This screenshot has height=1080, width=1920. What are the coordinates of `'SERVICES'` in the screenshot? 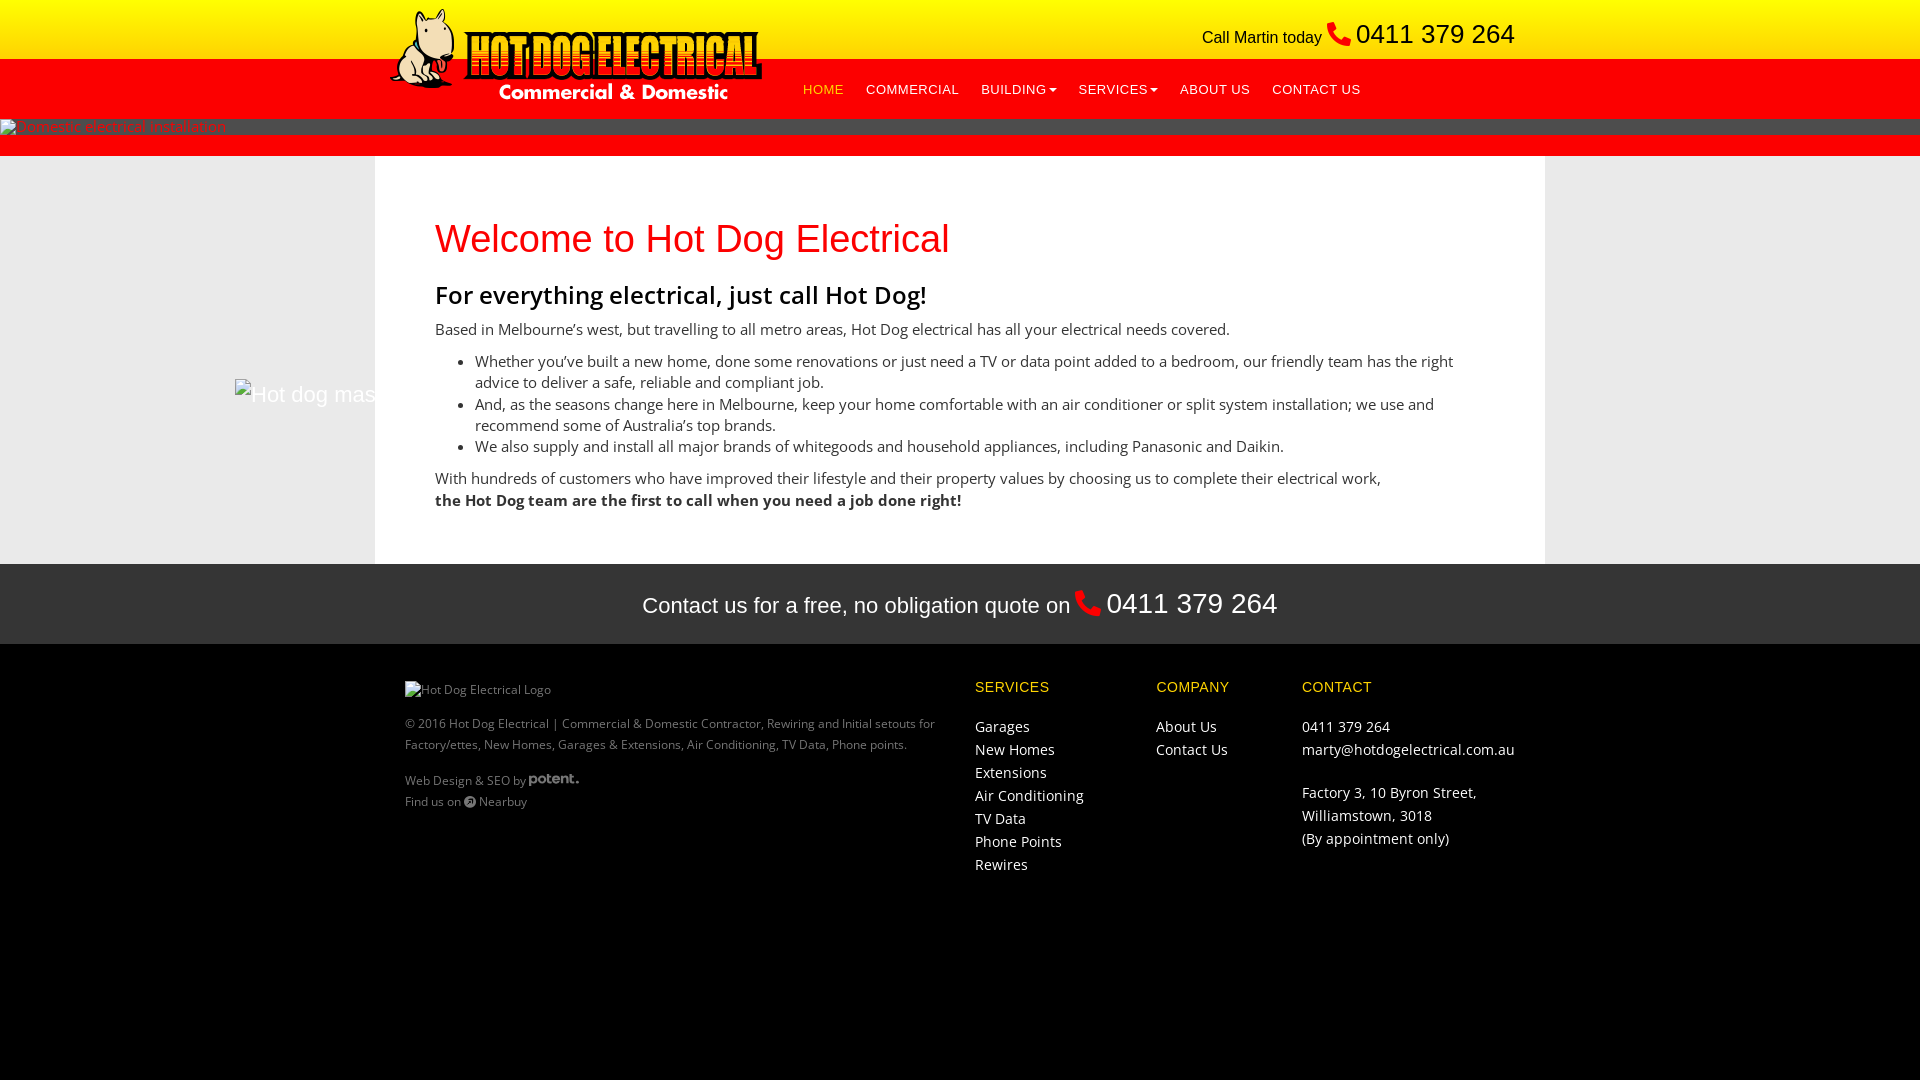 It's located at (1117, 87).